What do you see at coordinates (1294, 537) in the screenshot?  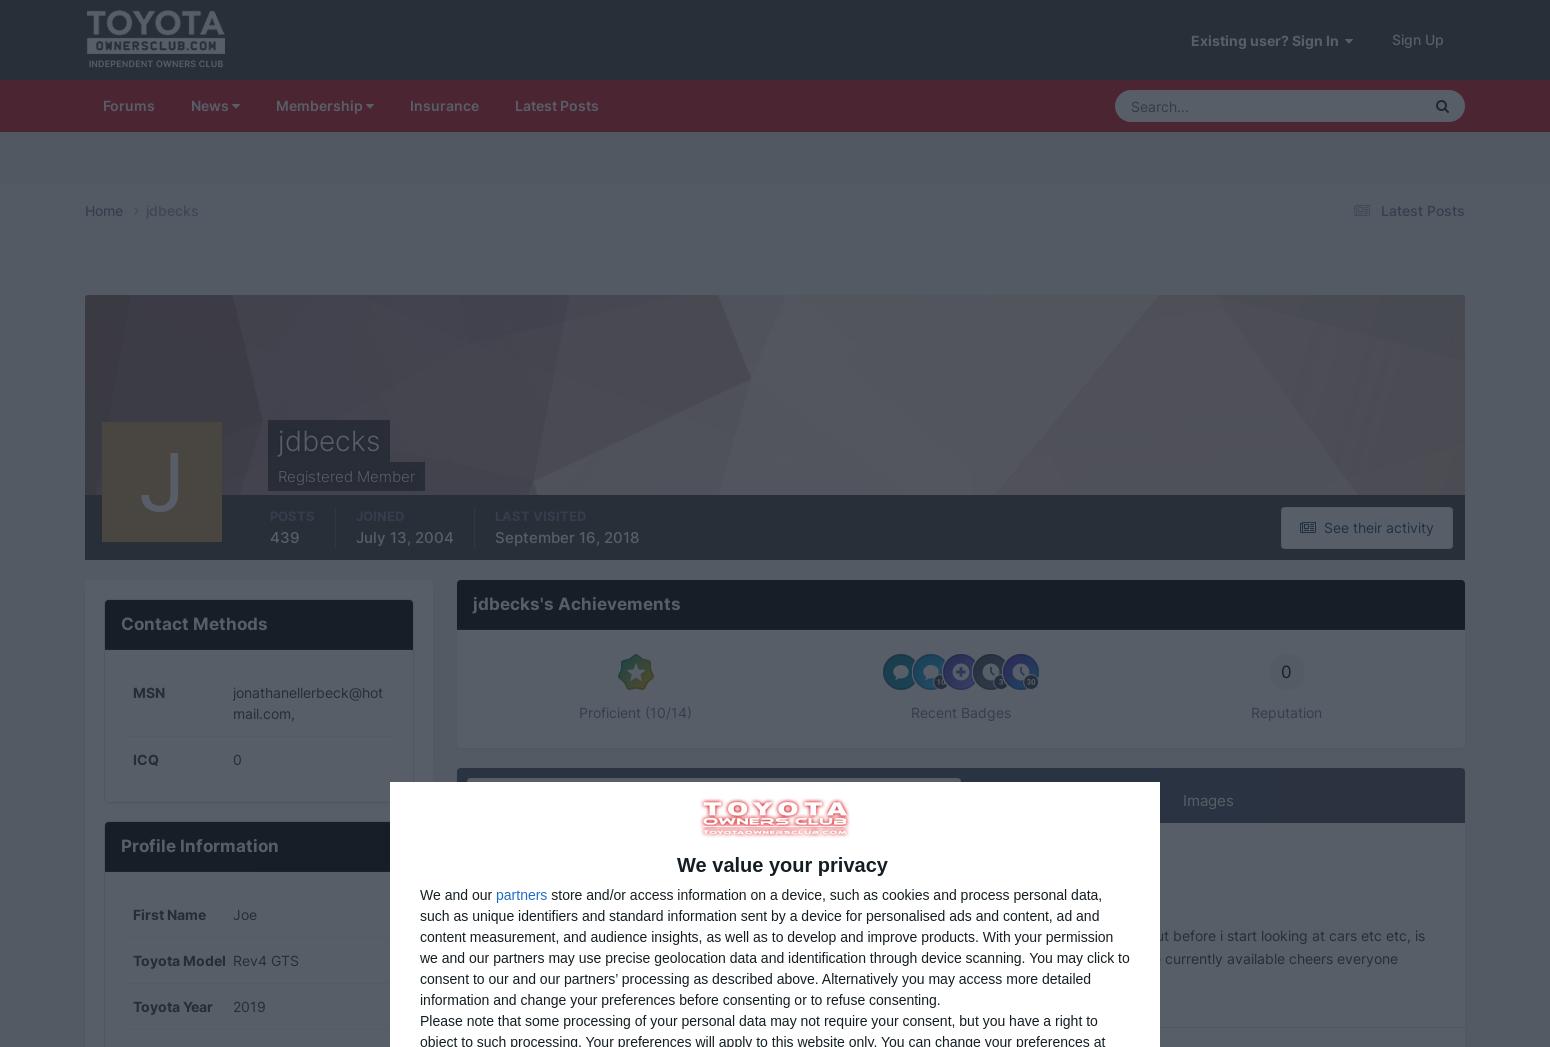 I see `'Members'` at bounding box center [1294, 537].